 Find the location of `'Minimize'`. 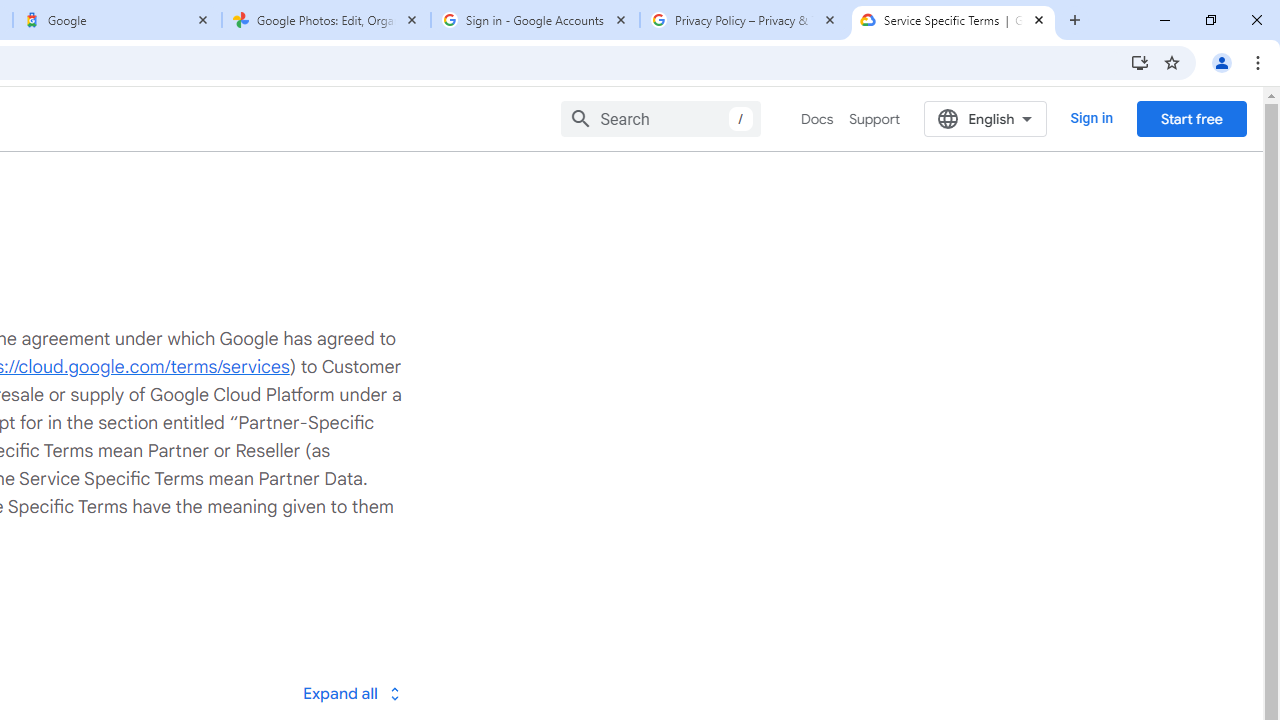

'Minimize' is located at coordinates (1165, 20).